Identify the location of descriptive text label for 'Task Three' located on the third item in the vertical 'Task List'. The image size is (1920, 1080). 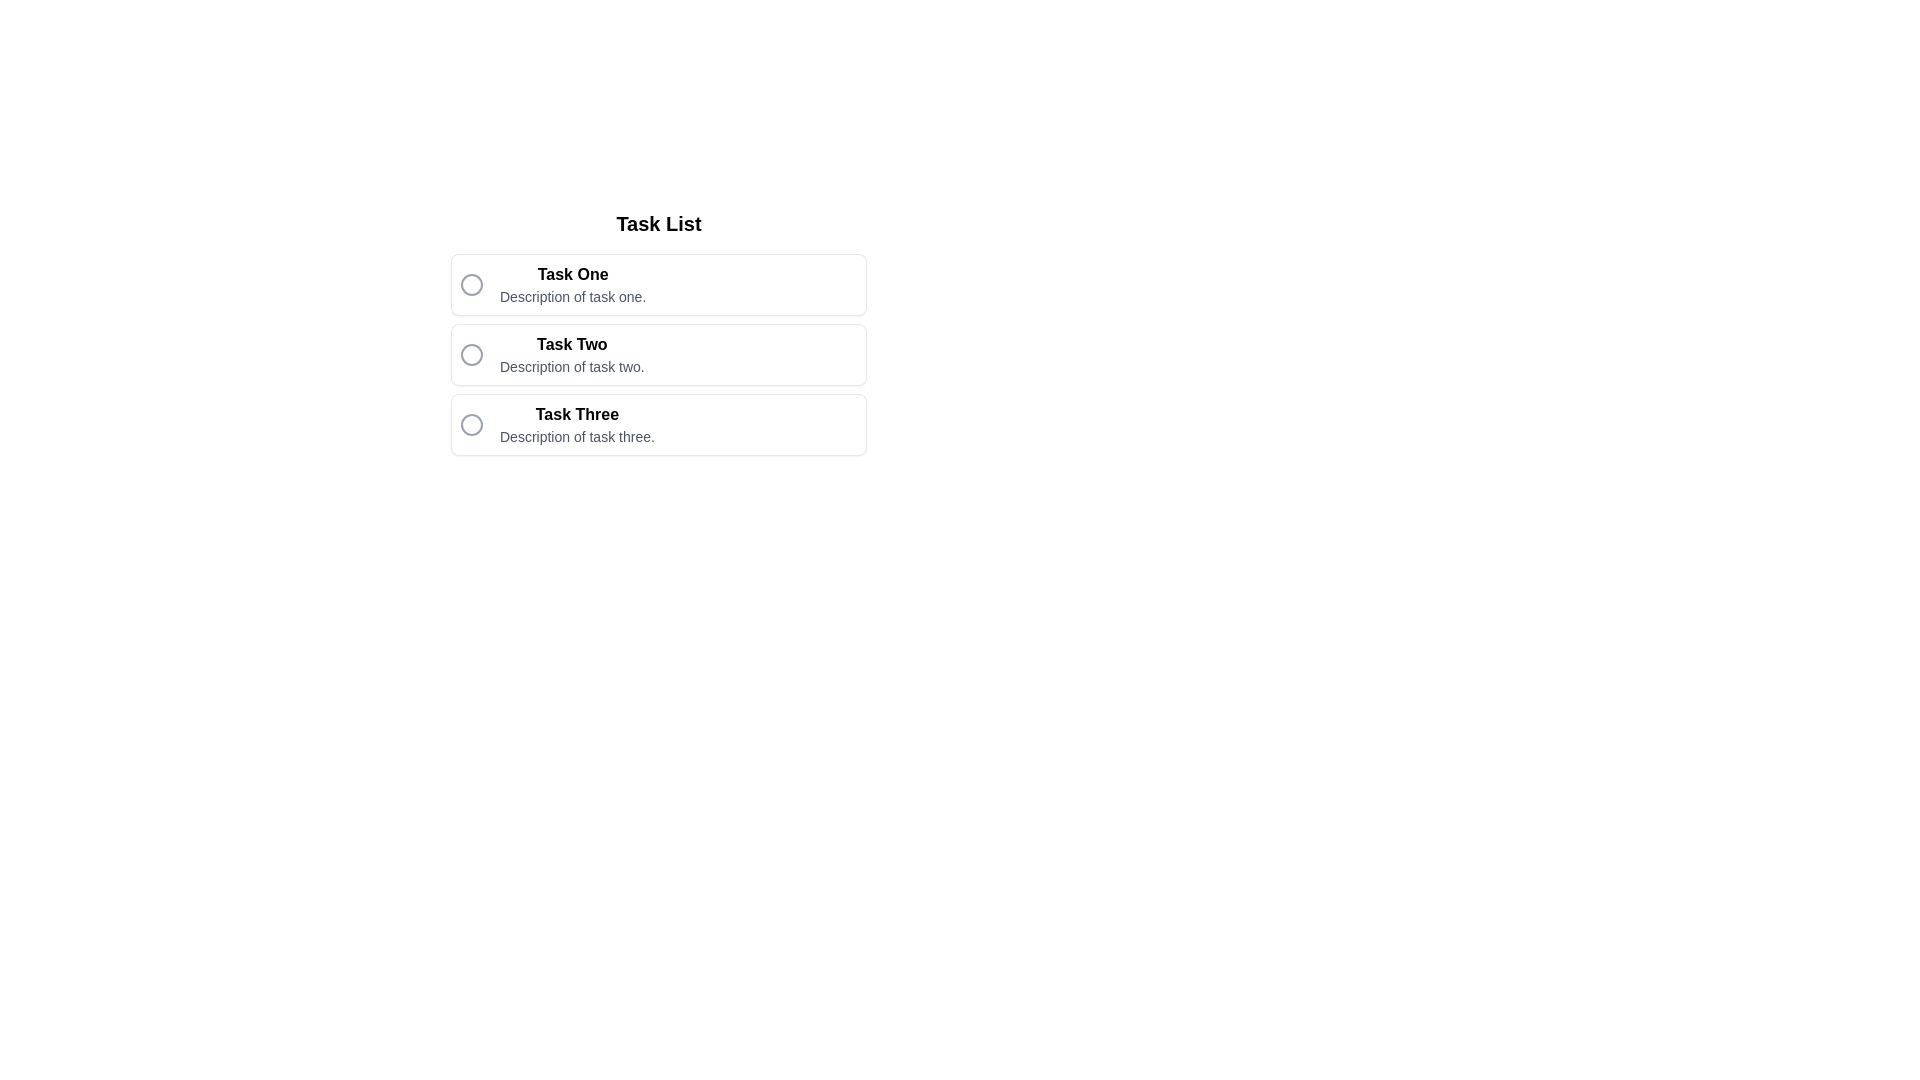
(576, 435).